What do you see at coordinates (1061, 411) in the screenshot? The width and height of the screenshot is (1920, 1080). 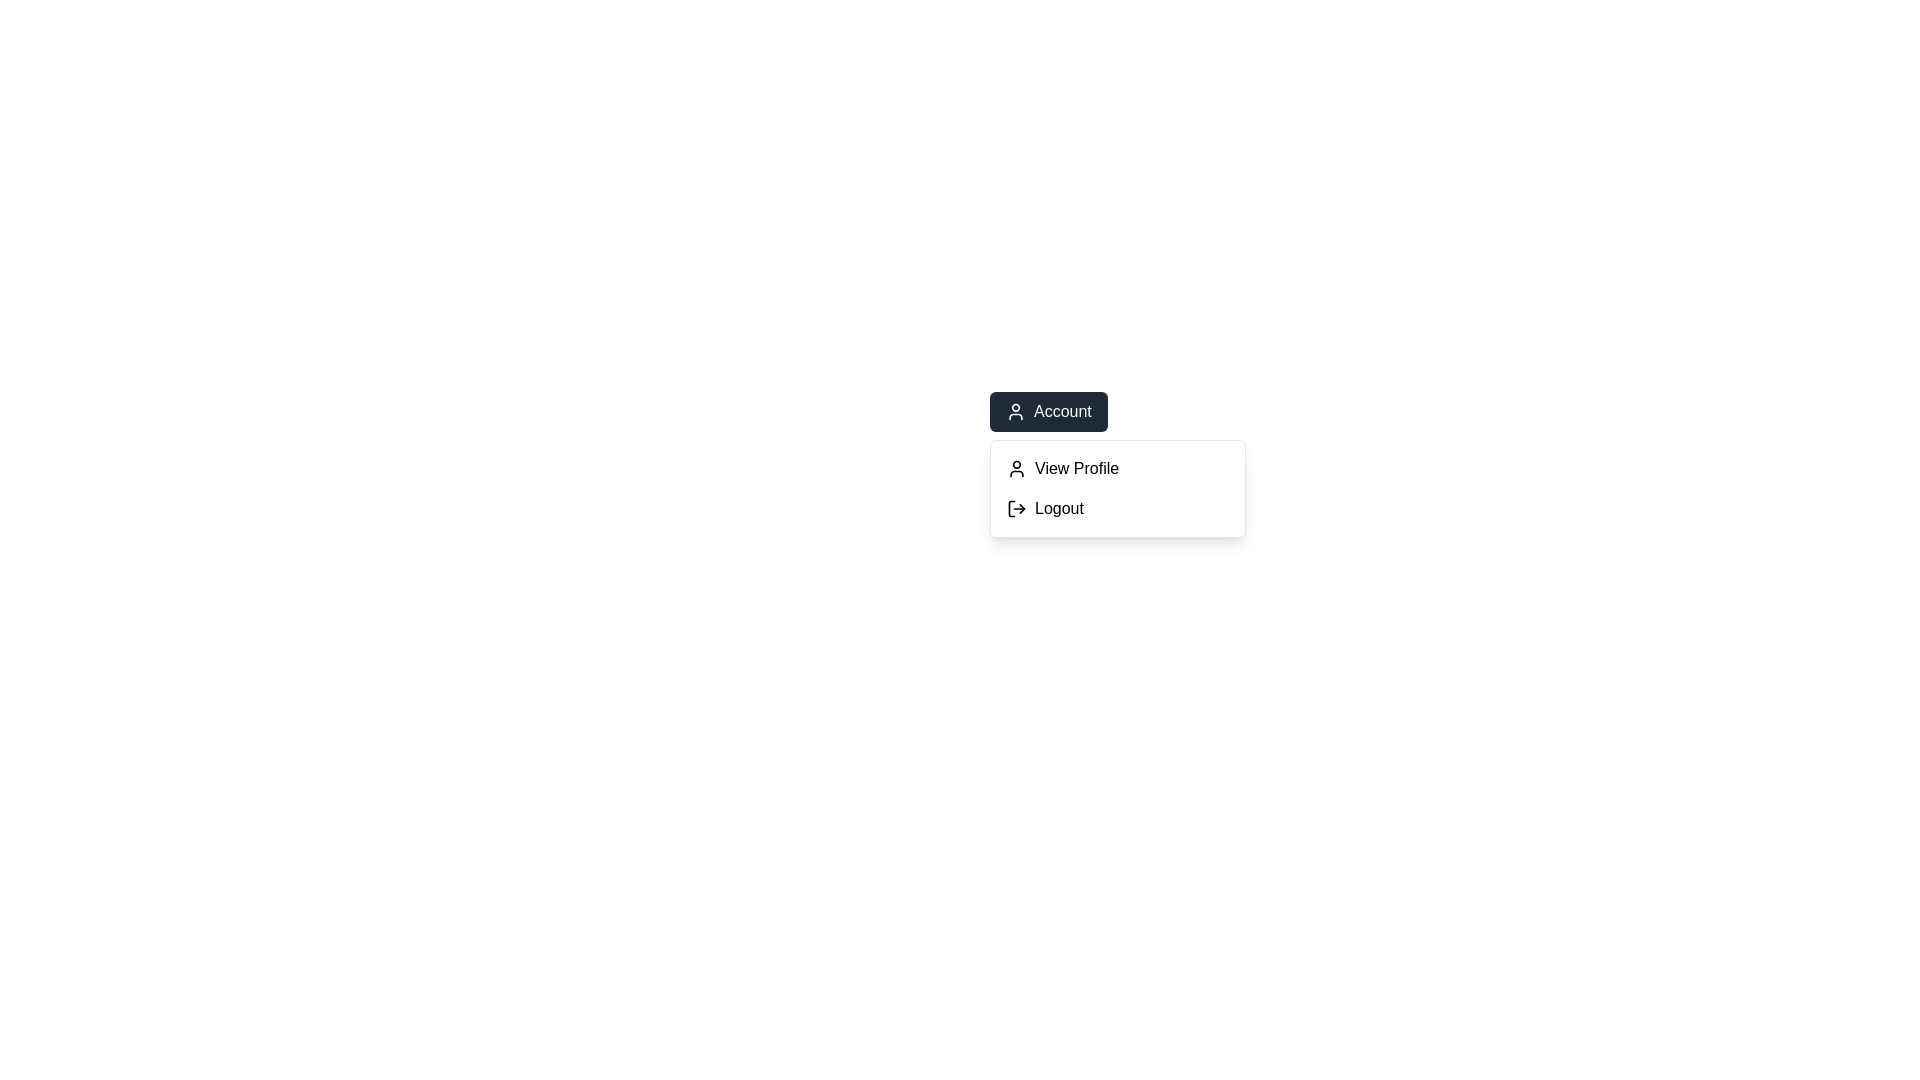 I see `the account-related text label located in the dropdown menu group in the top-right section of the interface` at bounding box center [1061, 411].